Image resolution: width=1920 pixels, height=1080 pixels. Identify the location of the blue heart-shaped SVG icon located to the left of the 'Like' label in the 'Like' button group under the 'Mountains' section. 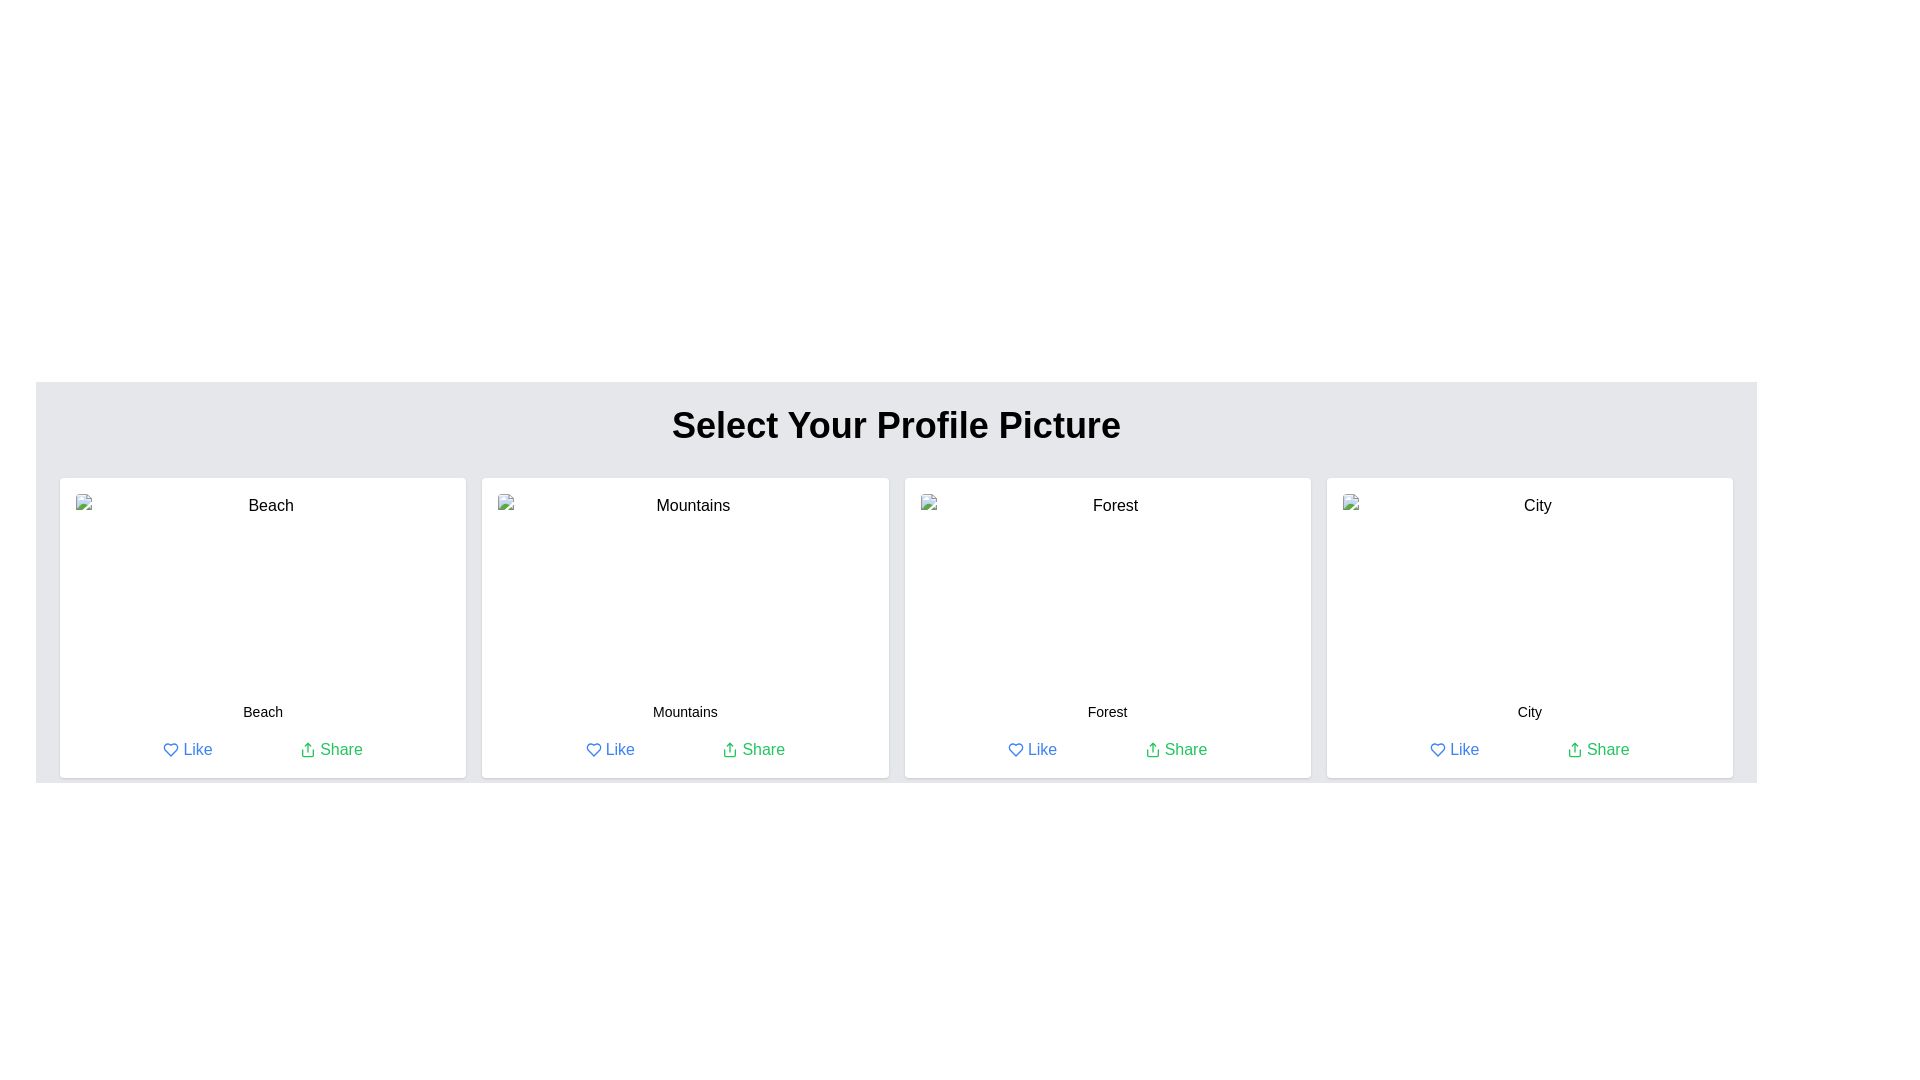
(592, 749).